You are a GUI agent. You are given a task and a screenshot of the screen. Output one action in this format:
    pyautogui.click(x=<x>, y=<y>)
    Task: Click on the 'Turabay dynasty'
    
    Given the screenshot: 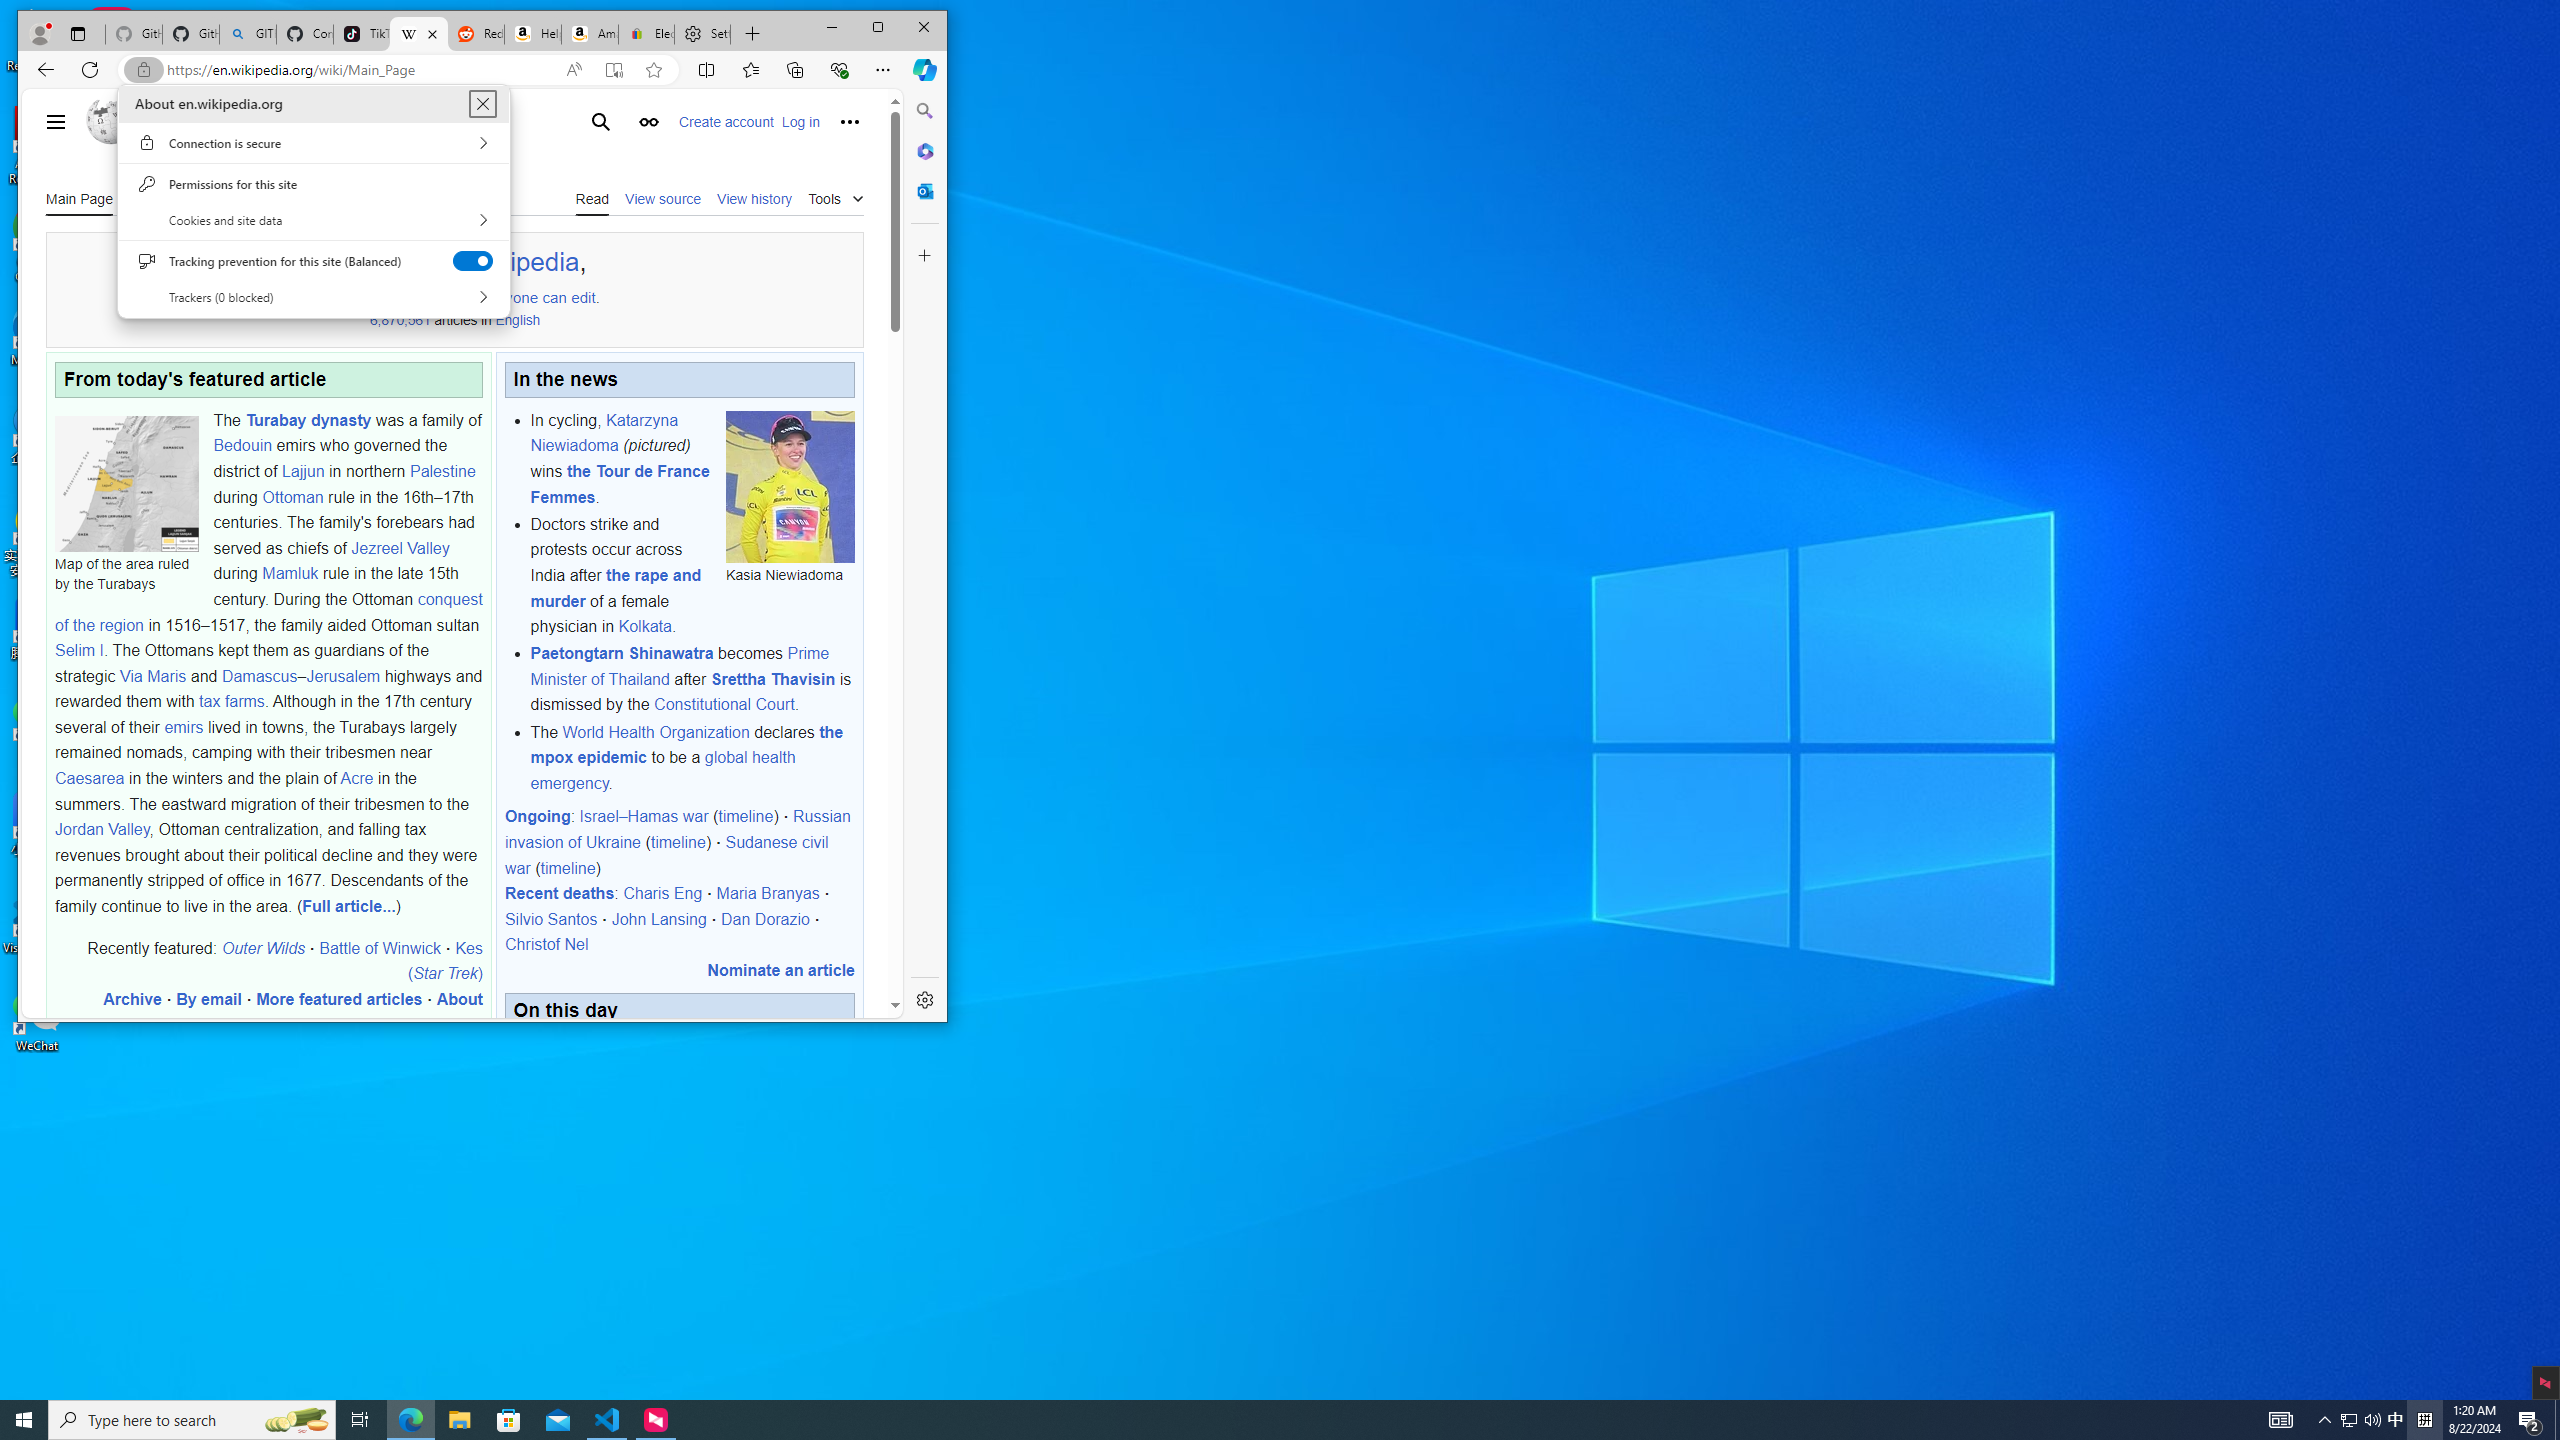 What is the action you would take?
    pyautogui.click(x=307, y=418)
    